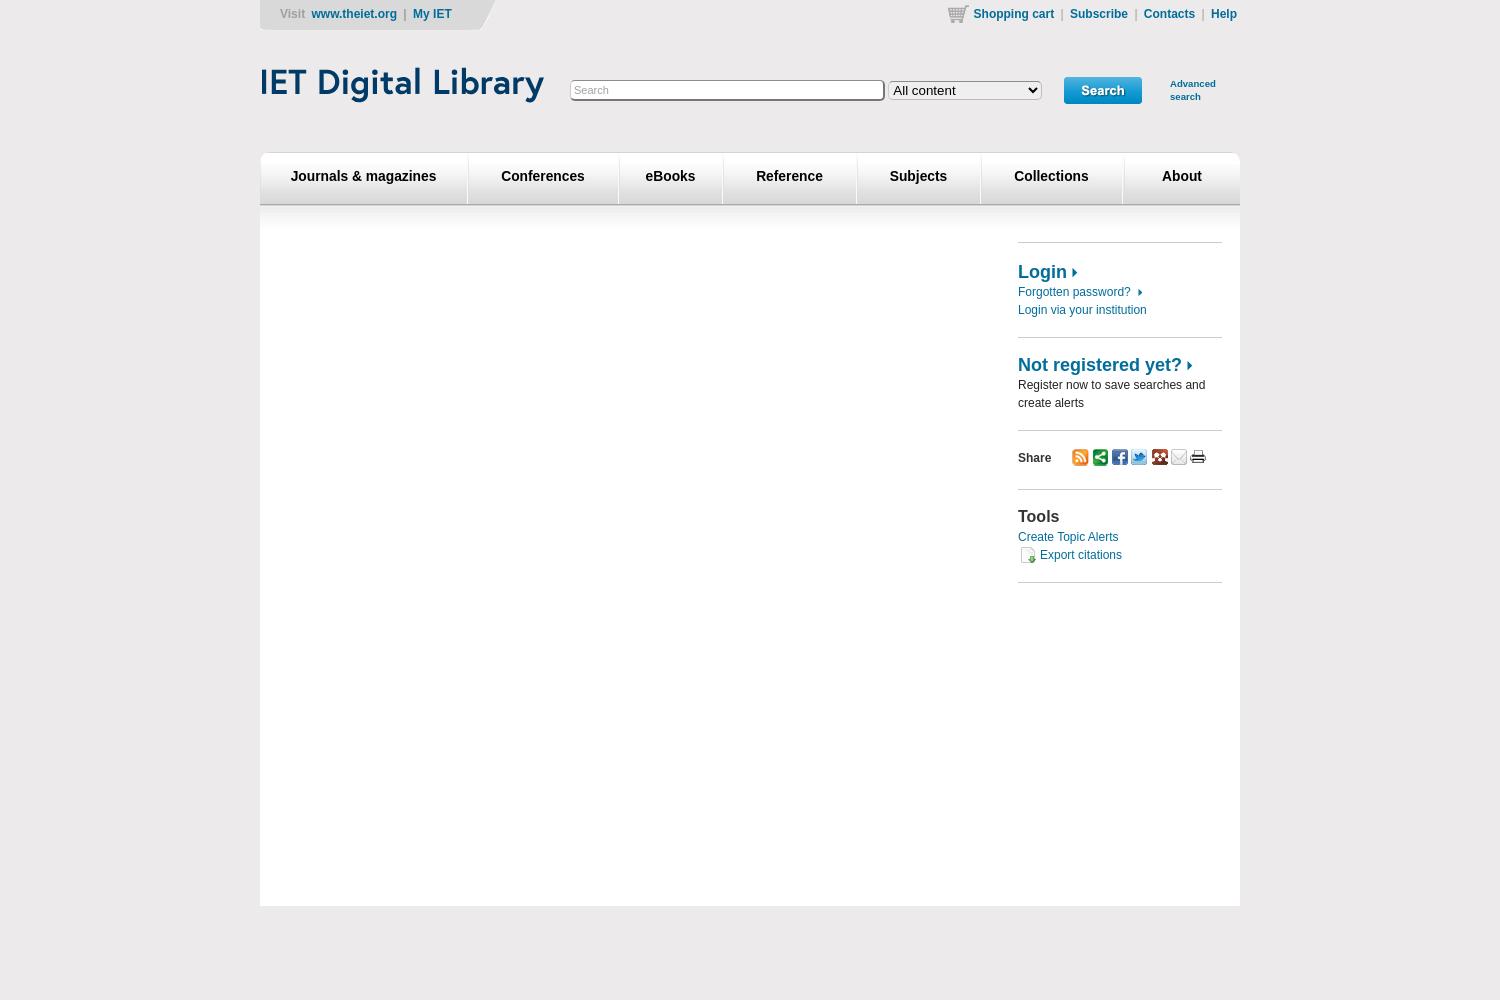 This screenshot has width=1500, height=1000. I want to click on 'www.theiet.org', so click(353, 14).